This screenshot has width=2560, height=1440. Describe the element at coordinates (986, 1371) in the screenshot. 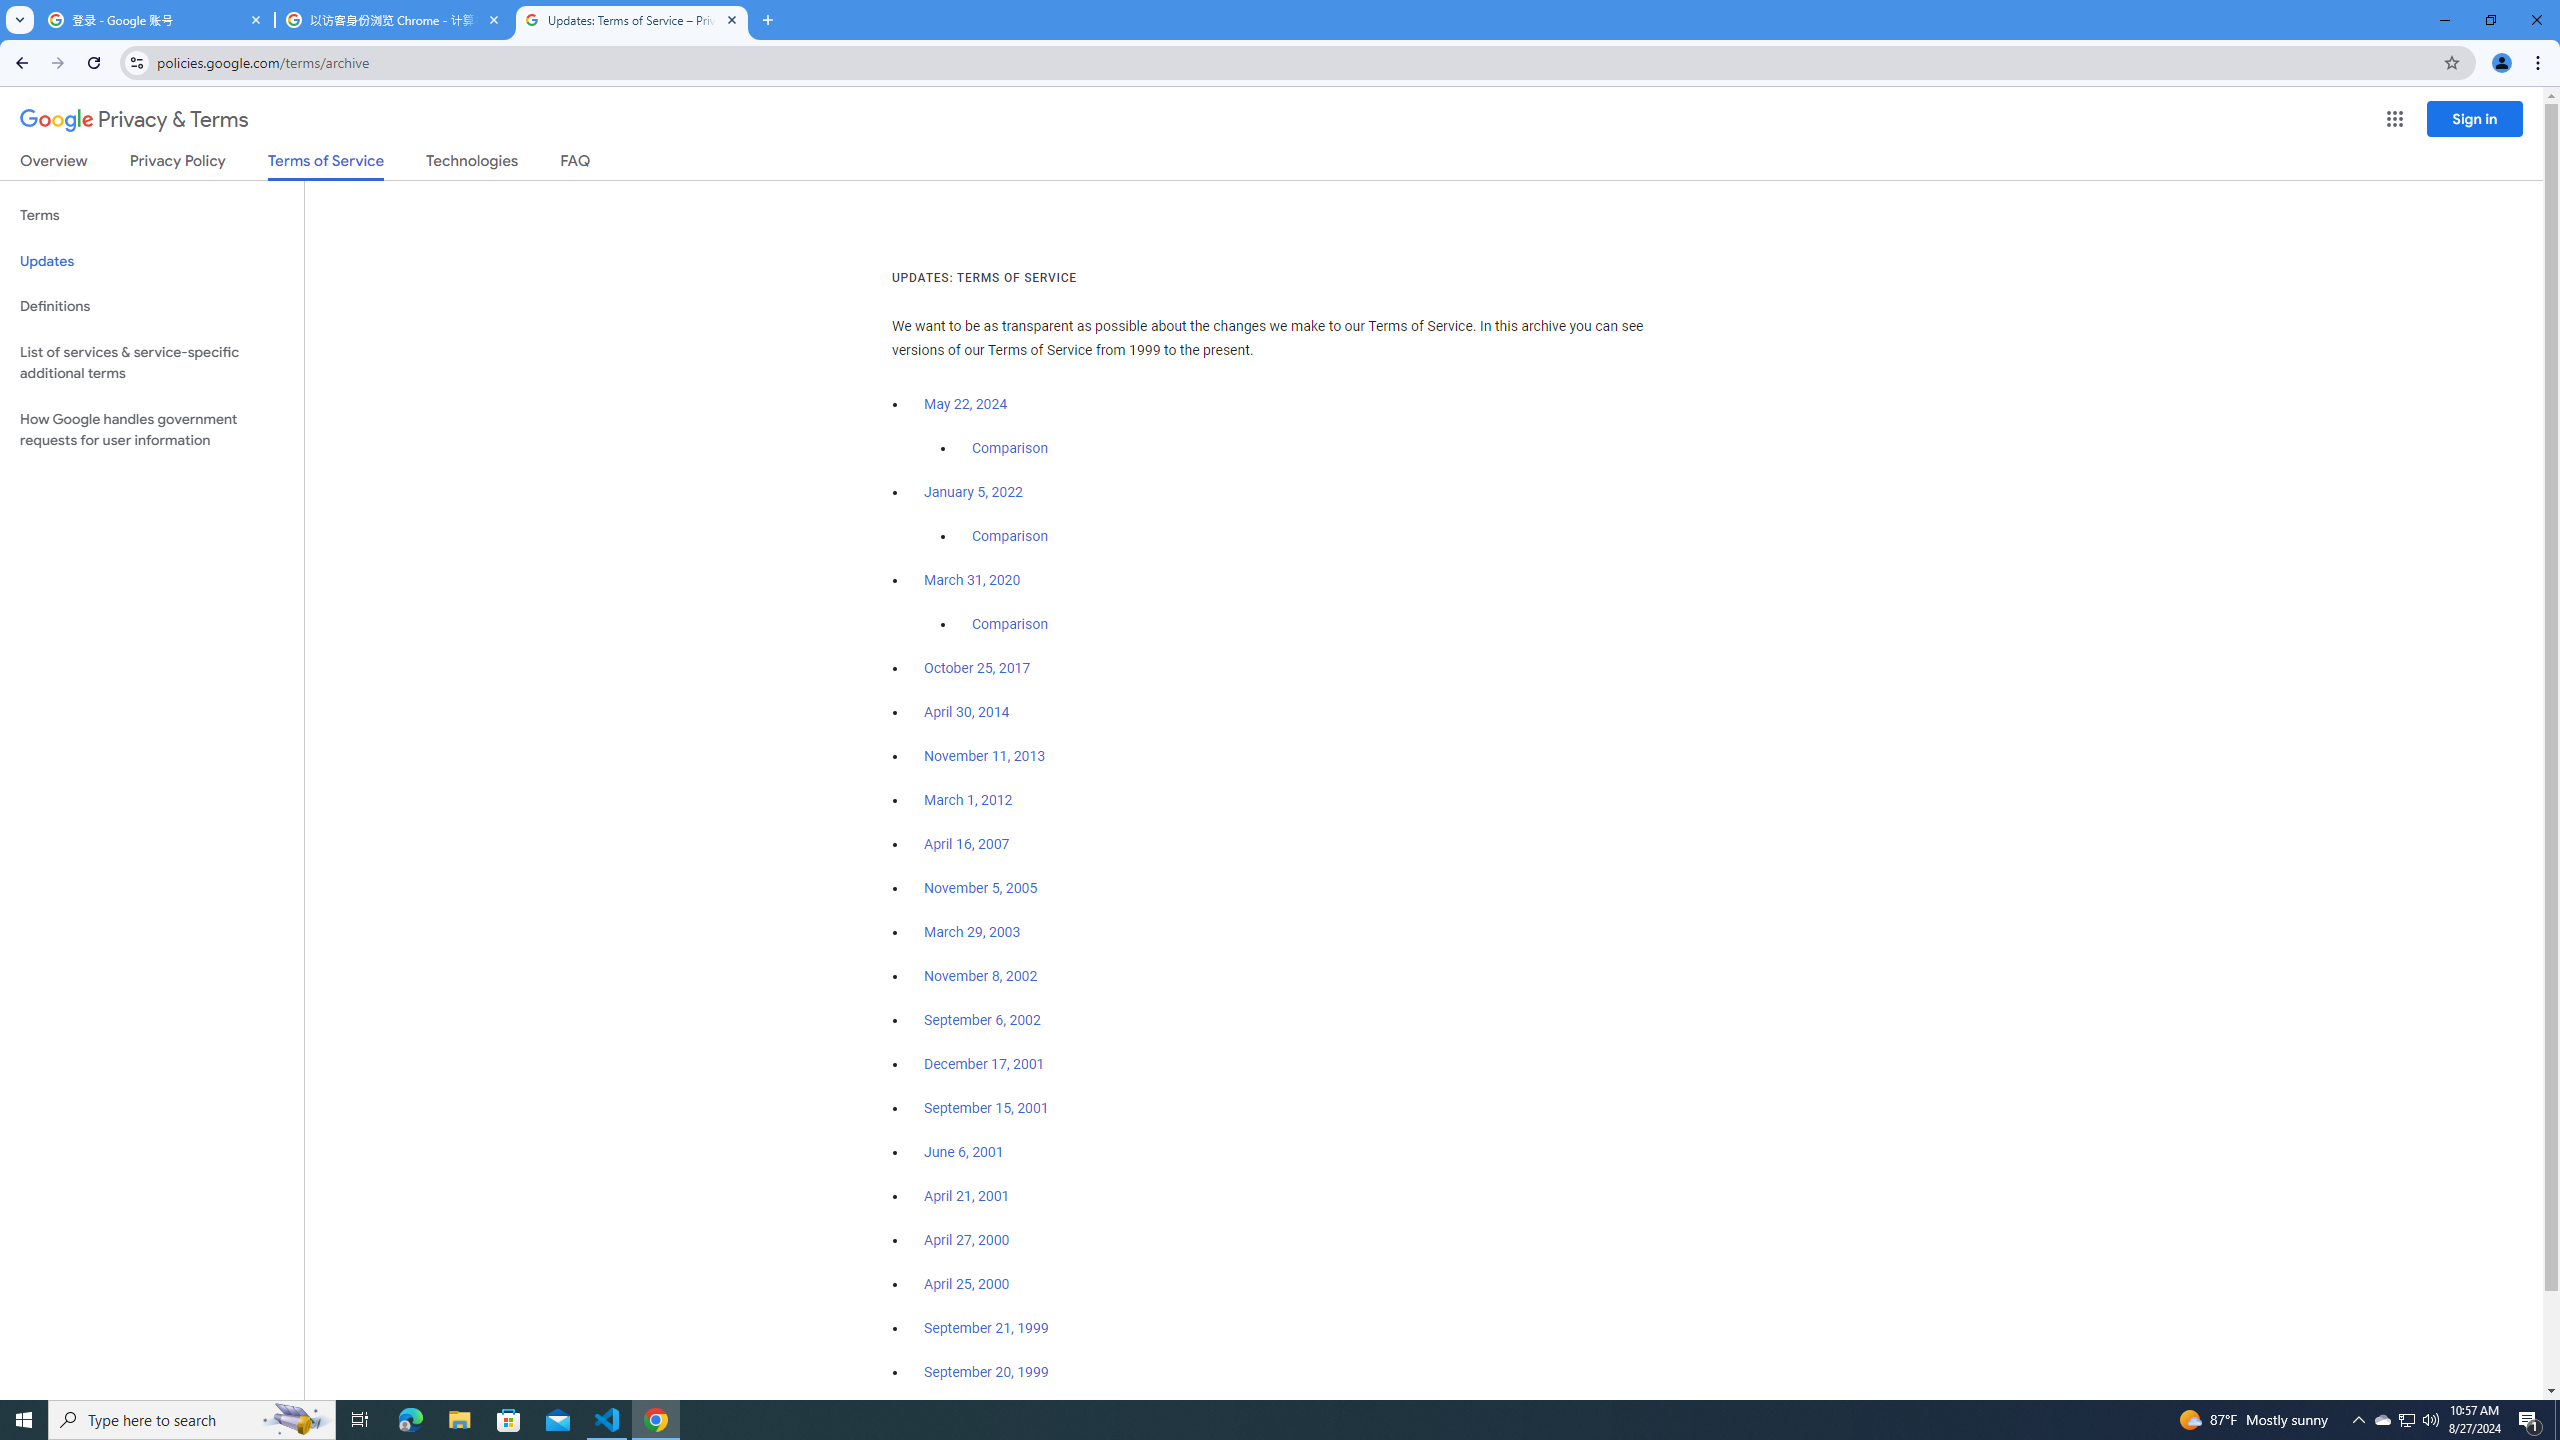

I see `'September 20, 1999'` at that location.